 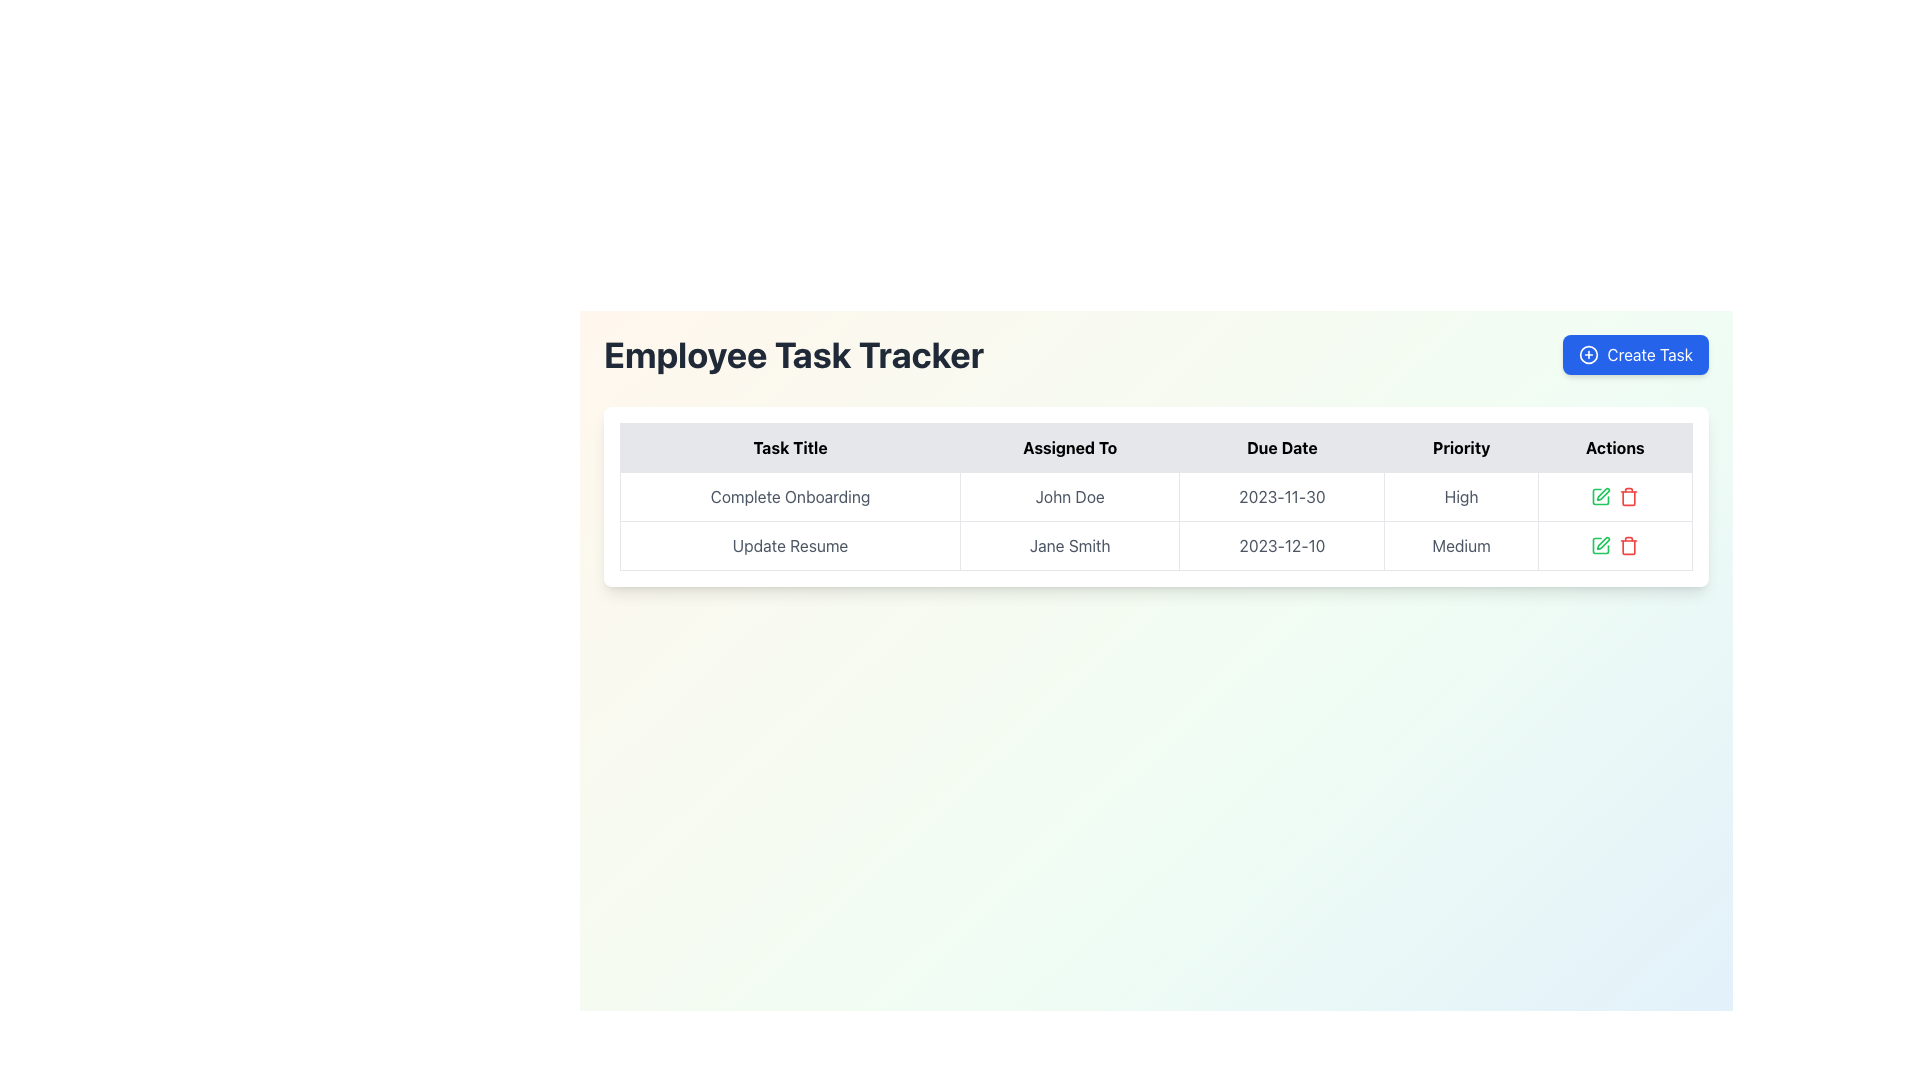 What do you see at coordinates (1069, 496) in the screenshot?
I see `text content of the Text Display showing 'John Doe', which is located in the 'Assigned To' column of the 'Employee Task Tracker' interface` at bounding box center [1069, 496].